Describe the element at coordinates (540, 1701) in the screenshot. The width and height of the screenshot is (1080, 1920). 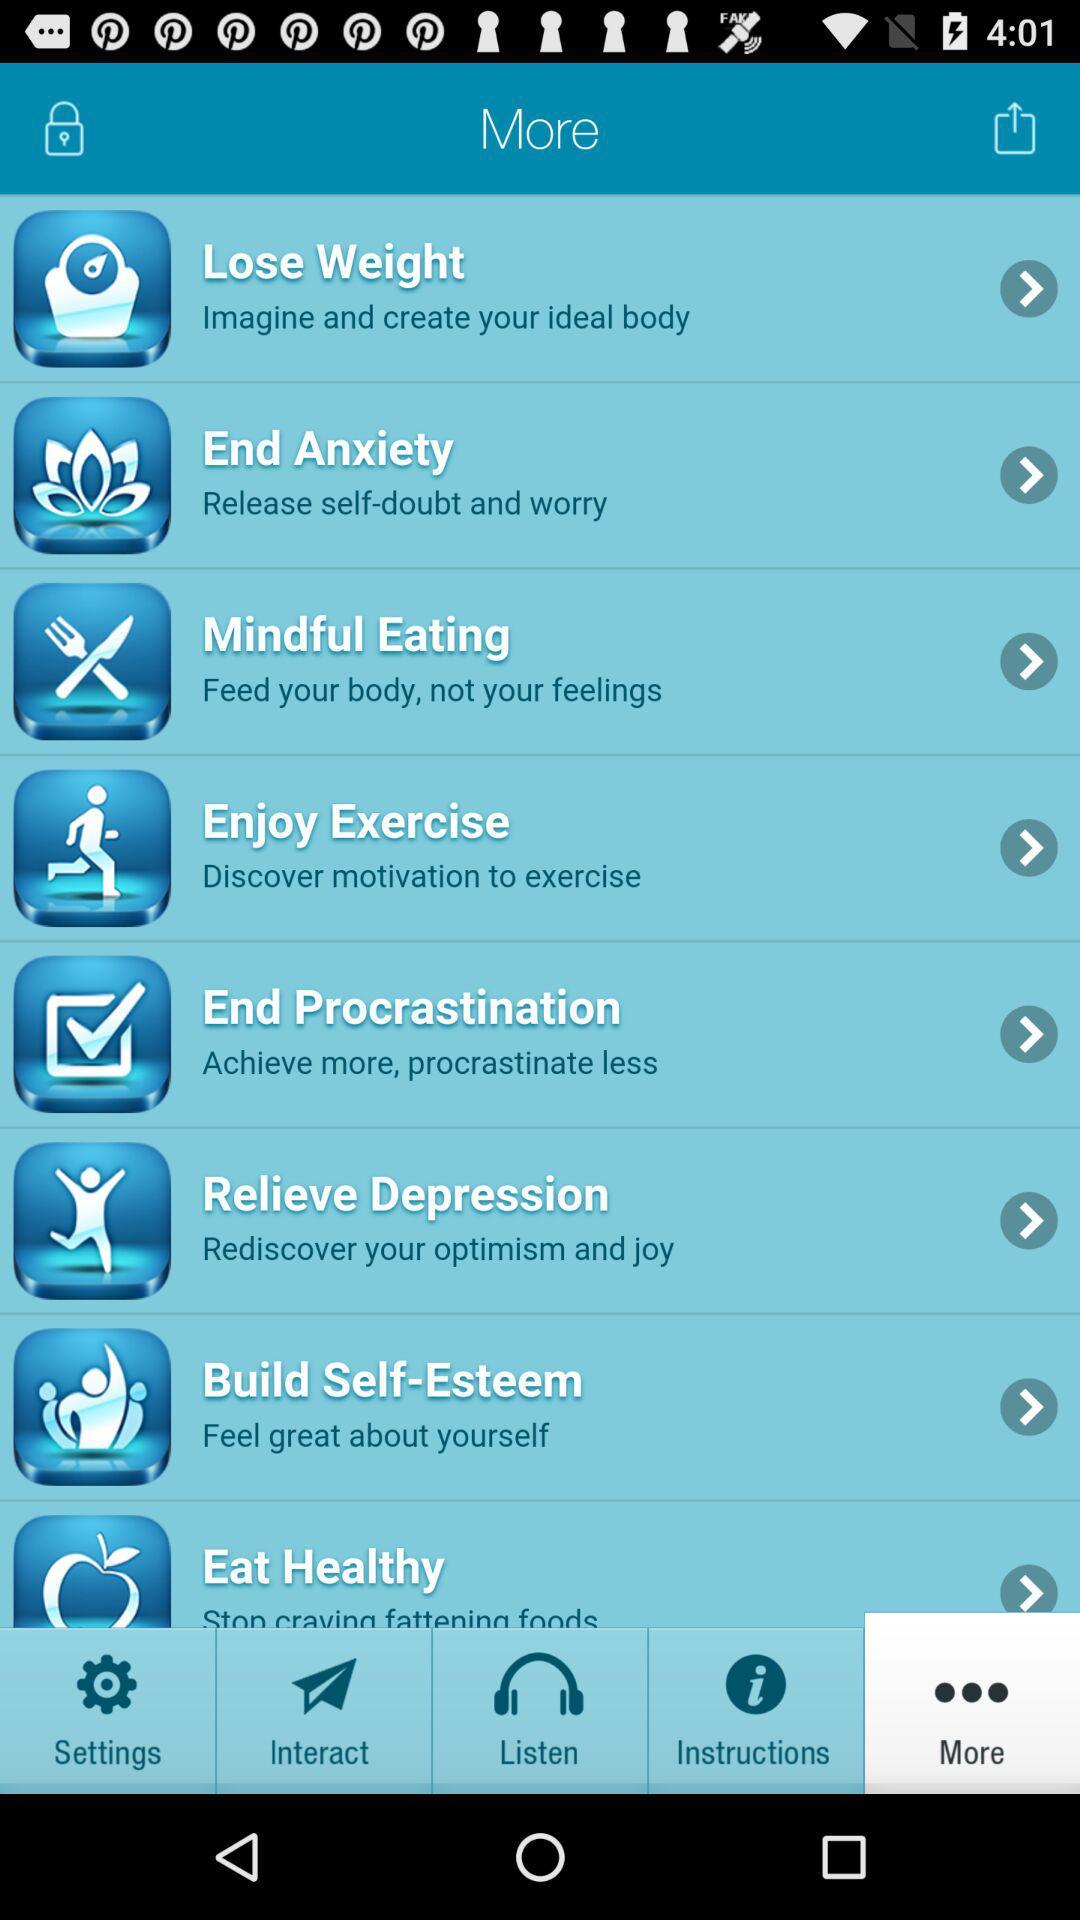
I see `start audio` at that location.